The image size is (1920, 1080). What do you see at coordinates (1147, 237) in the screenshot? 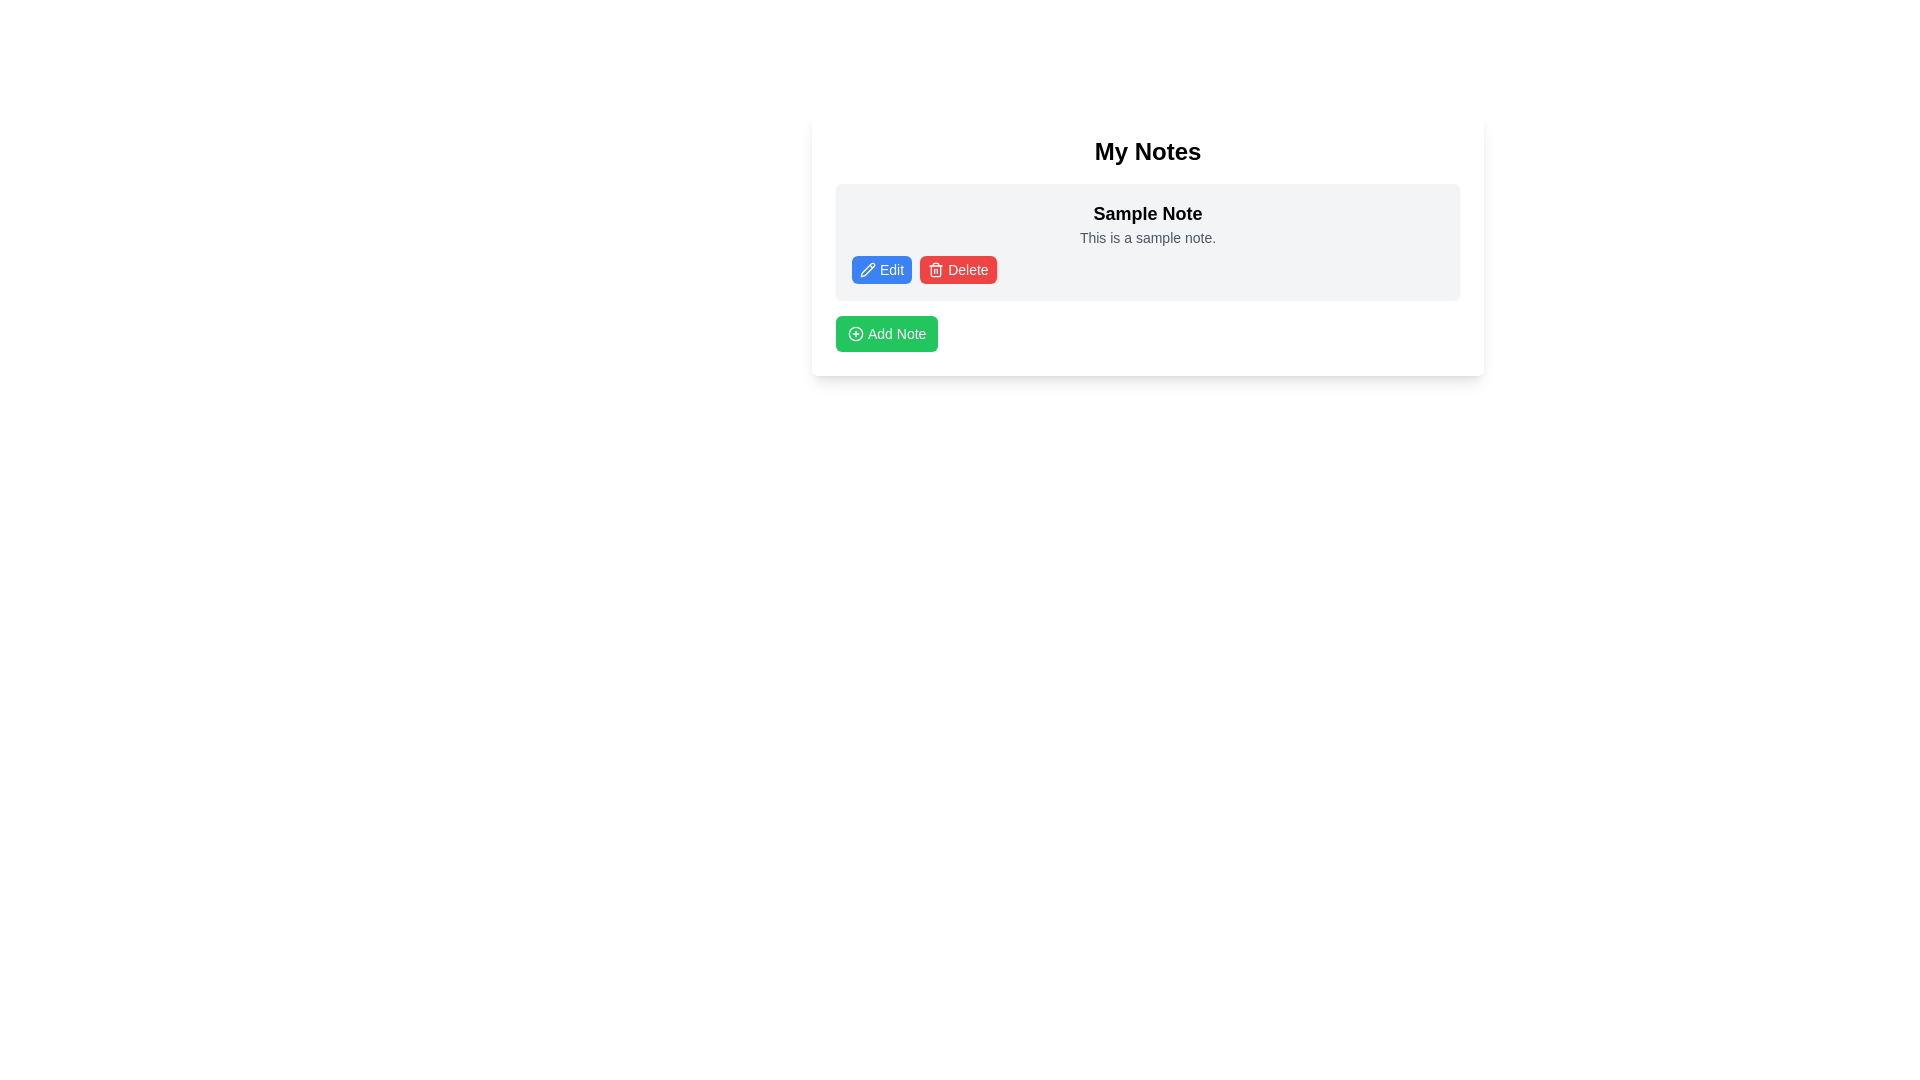
I see `the text label that reads 'This is a sample note.' which is styled in gray and located beneath the title 'Sample Note.'` at bounding box center [1147, 237].